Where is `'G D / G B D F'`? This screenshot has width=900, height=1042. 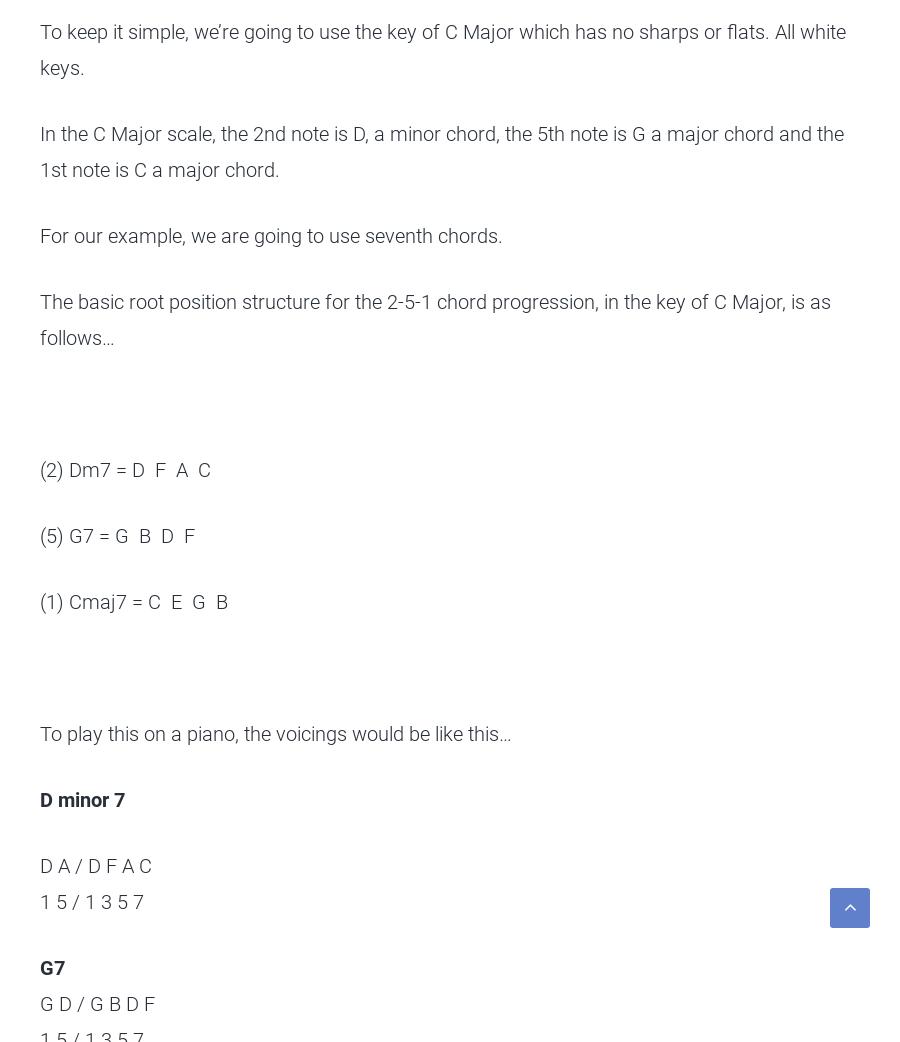 'G D / G B D F' is located at coordinates (38, 1003).